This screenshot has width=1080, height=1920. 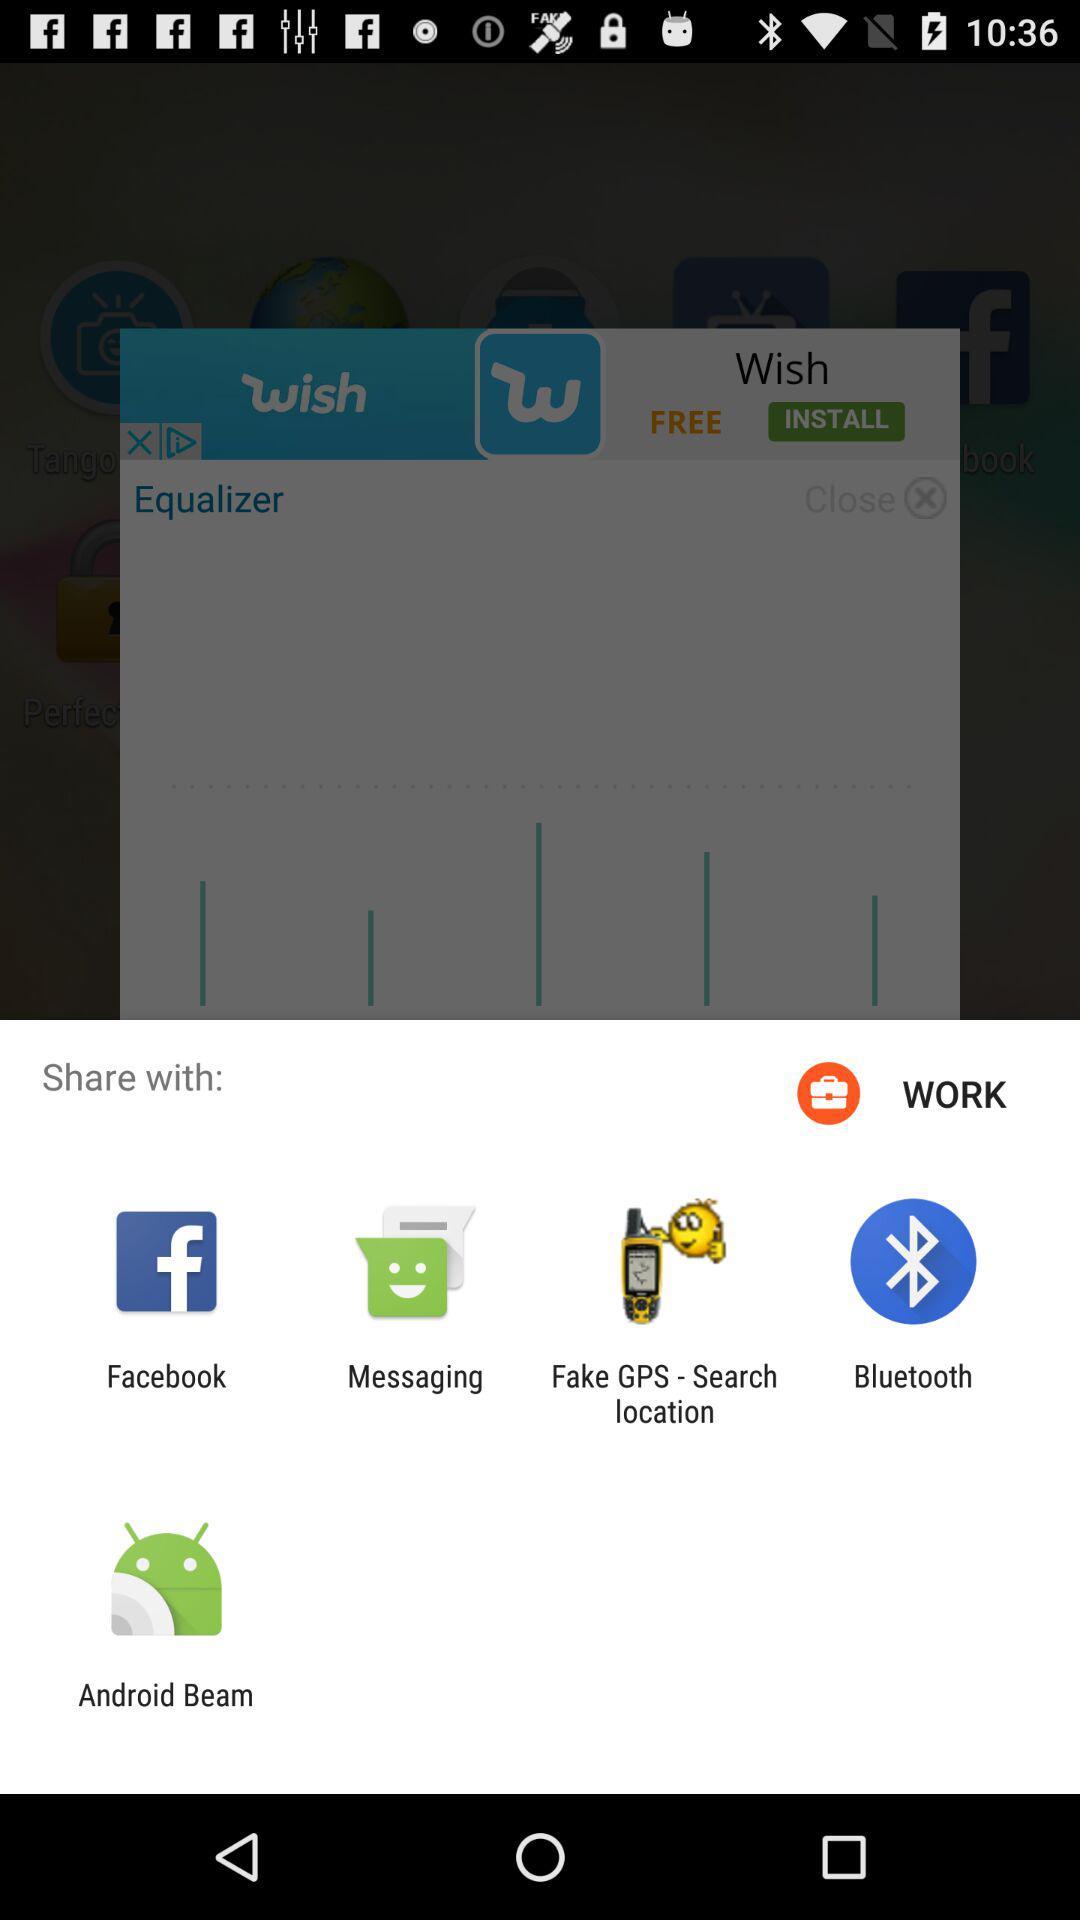 I want to click on the item next to messaging app, so click(x=664, y=1392).